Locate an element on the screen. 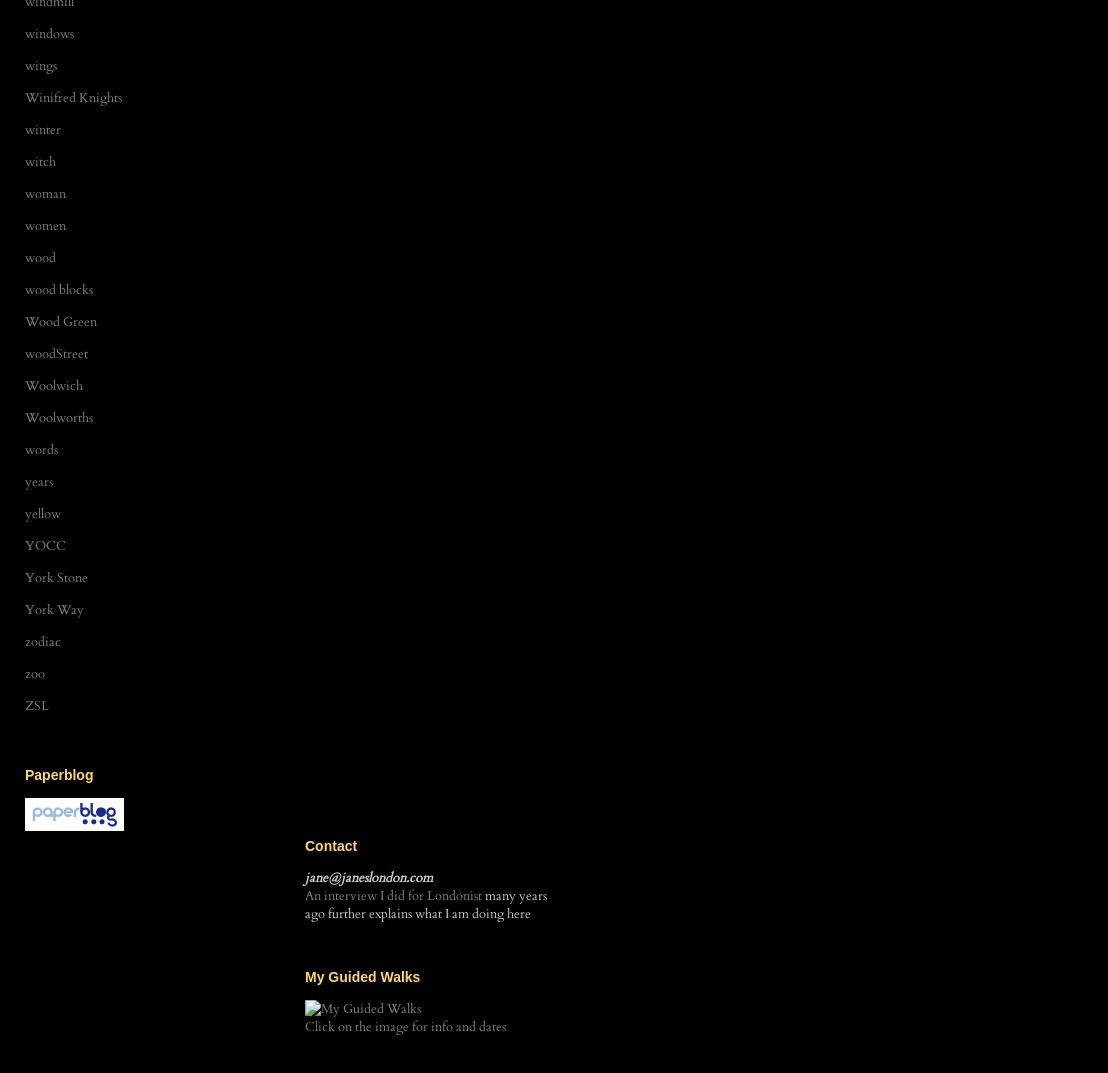 Image resolution: width=1108 pixels, height=1073 pixels. 'many years ago further explains what I am doing here' is located at coordinates (425, 904).